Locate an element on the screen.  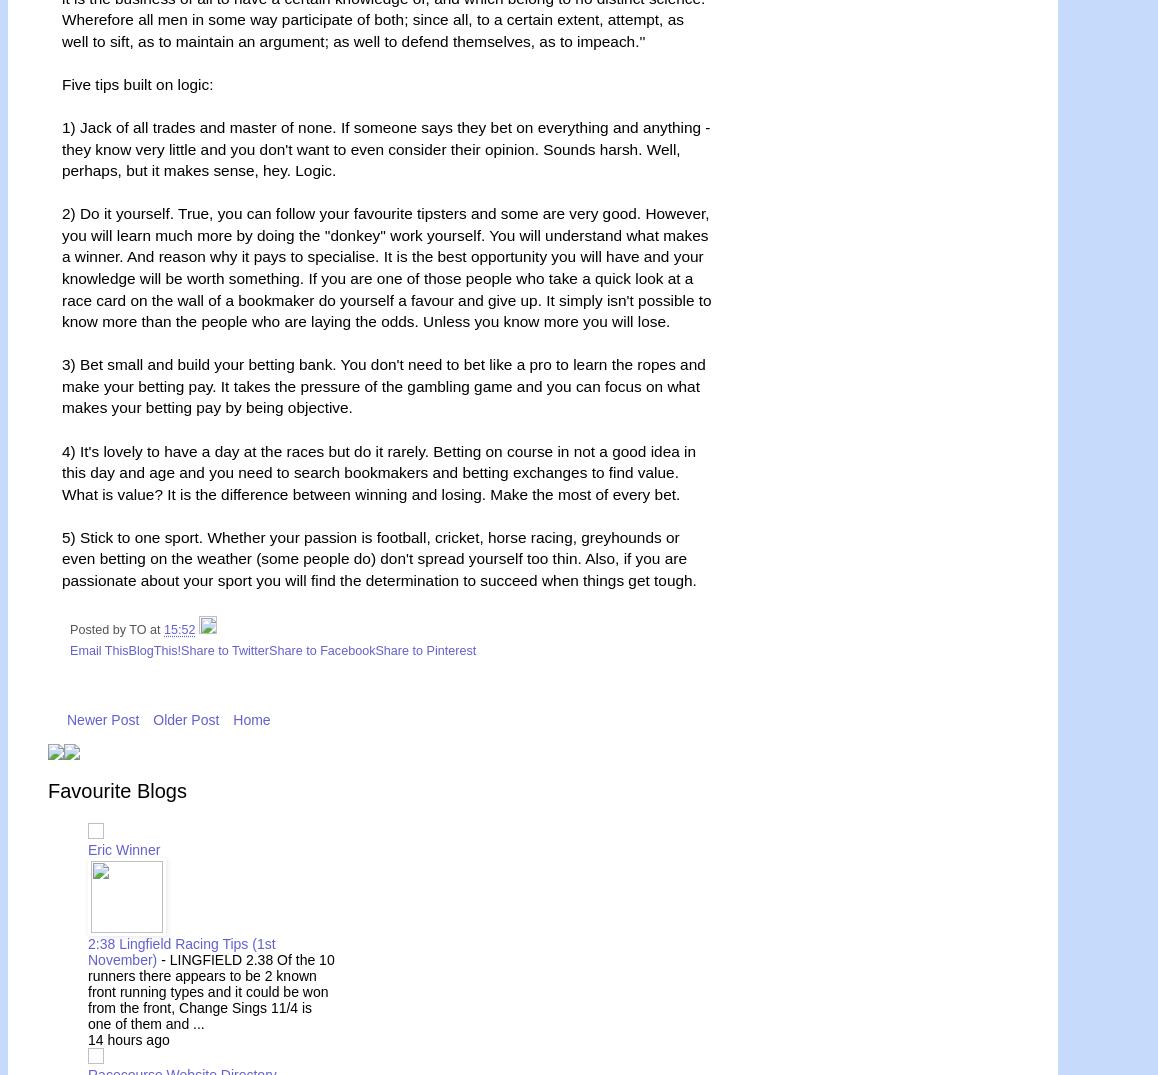
'Favourite Blogs' is located at coordinates (115, 789).